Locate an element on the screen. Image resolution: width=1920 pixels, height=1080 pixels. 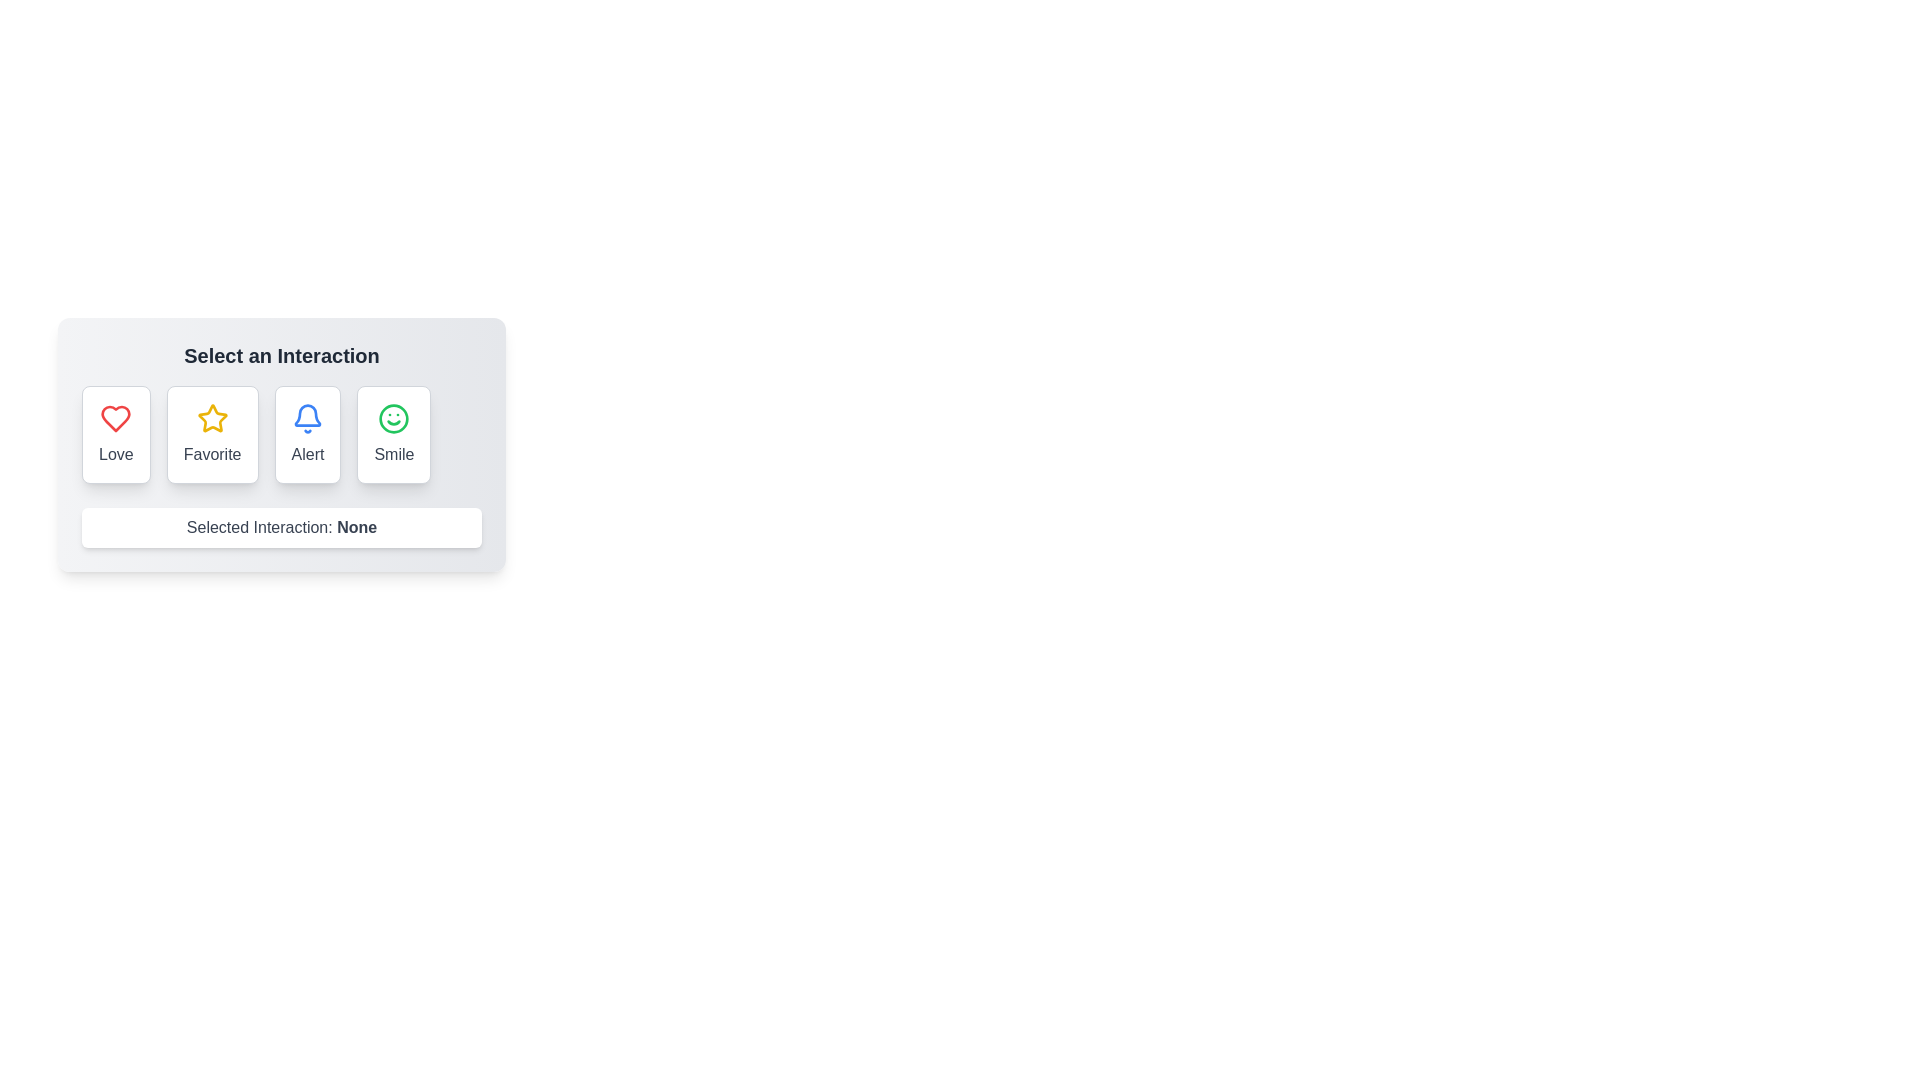
the interaction by clicking on the Love button is located at coordinates (114, 434).